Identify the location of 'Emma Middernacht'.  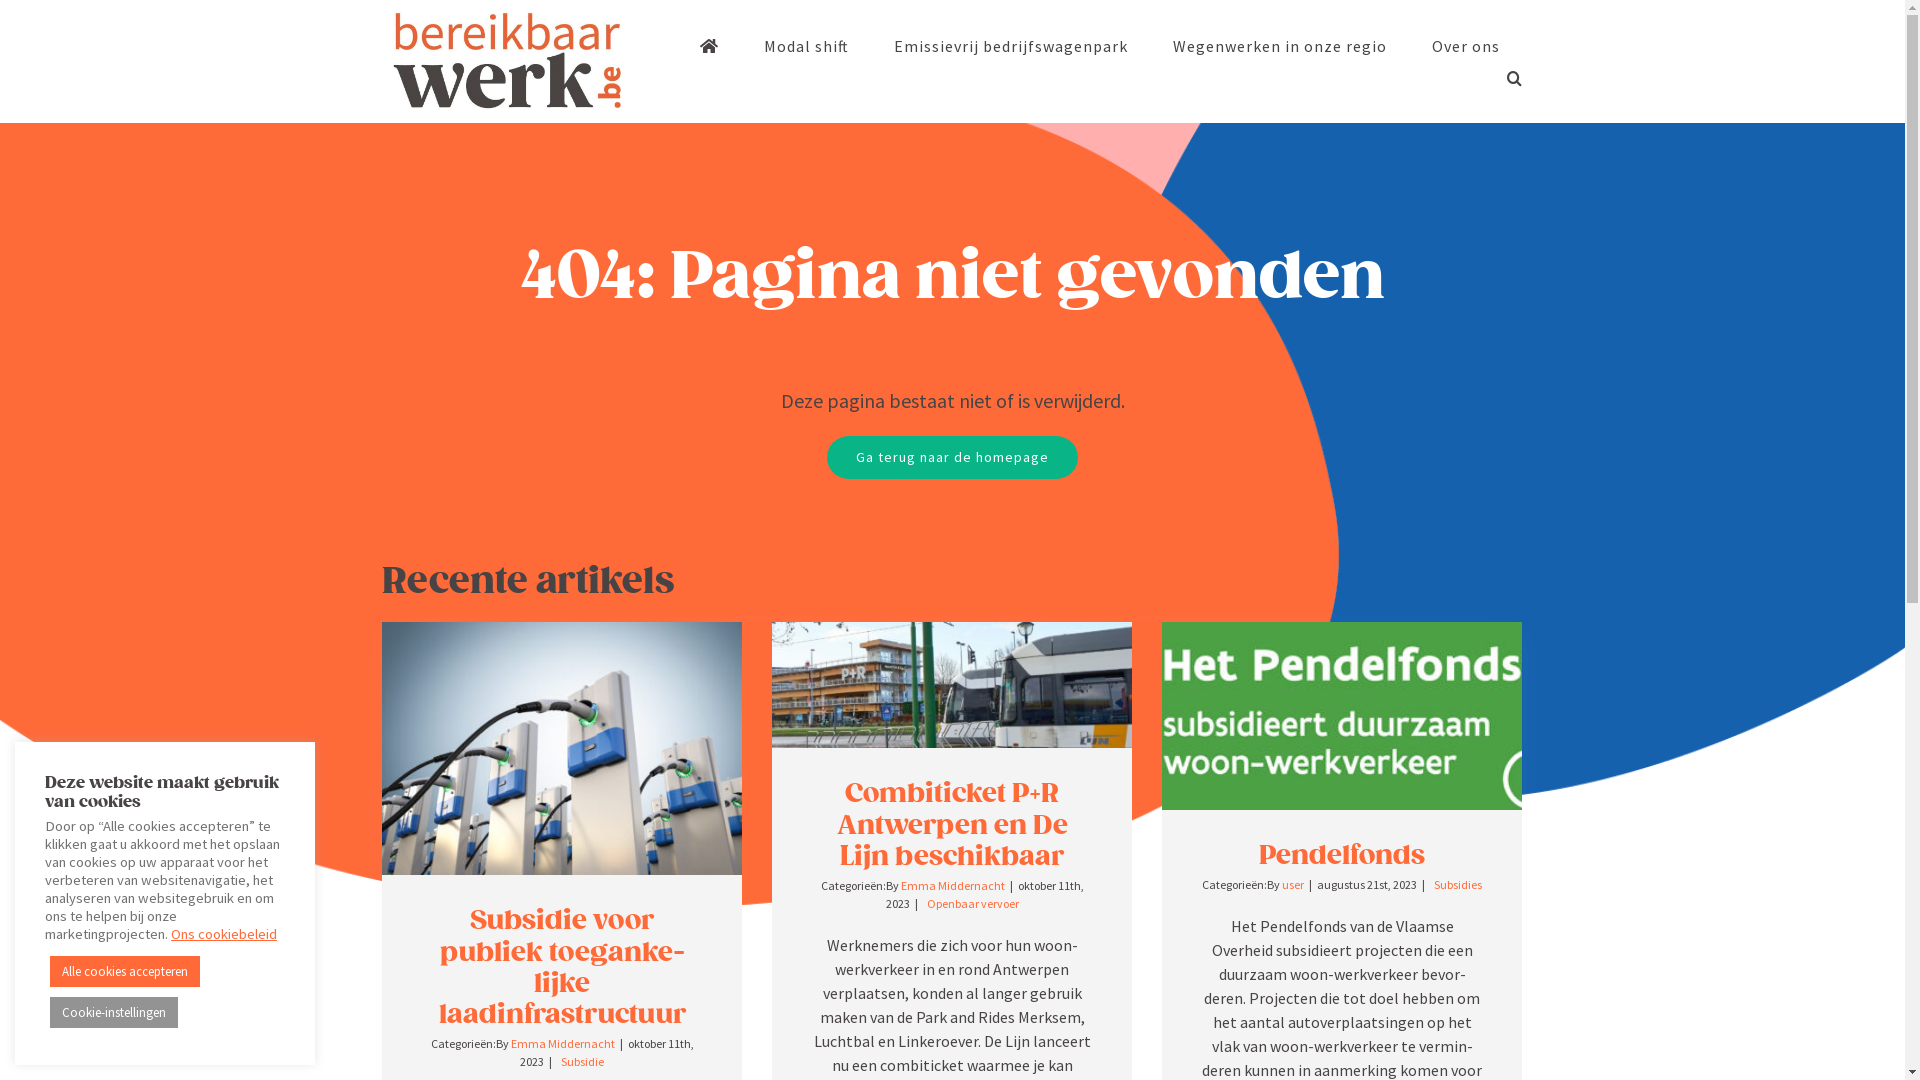
(561, 1042).